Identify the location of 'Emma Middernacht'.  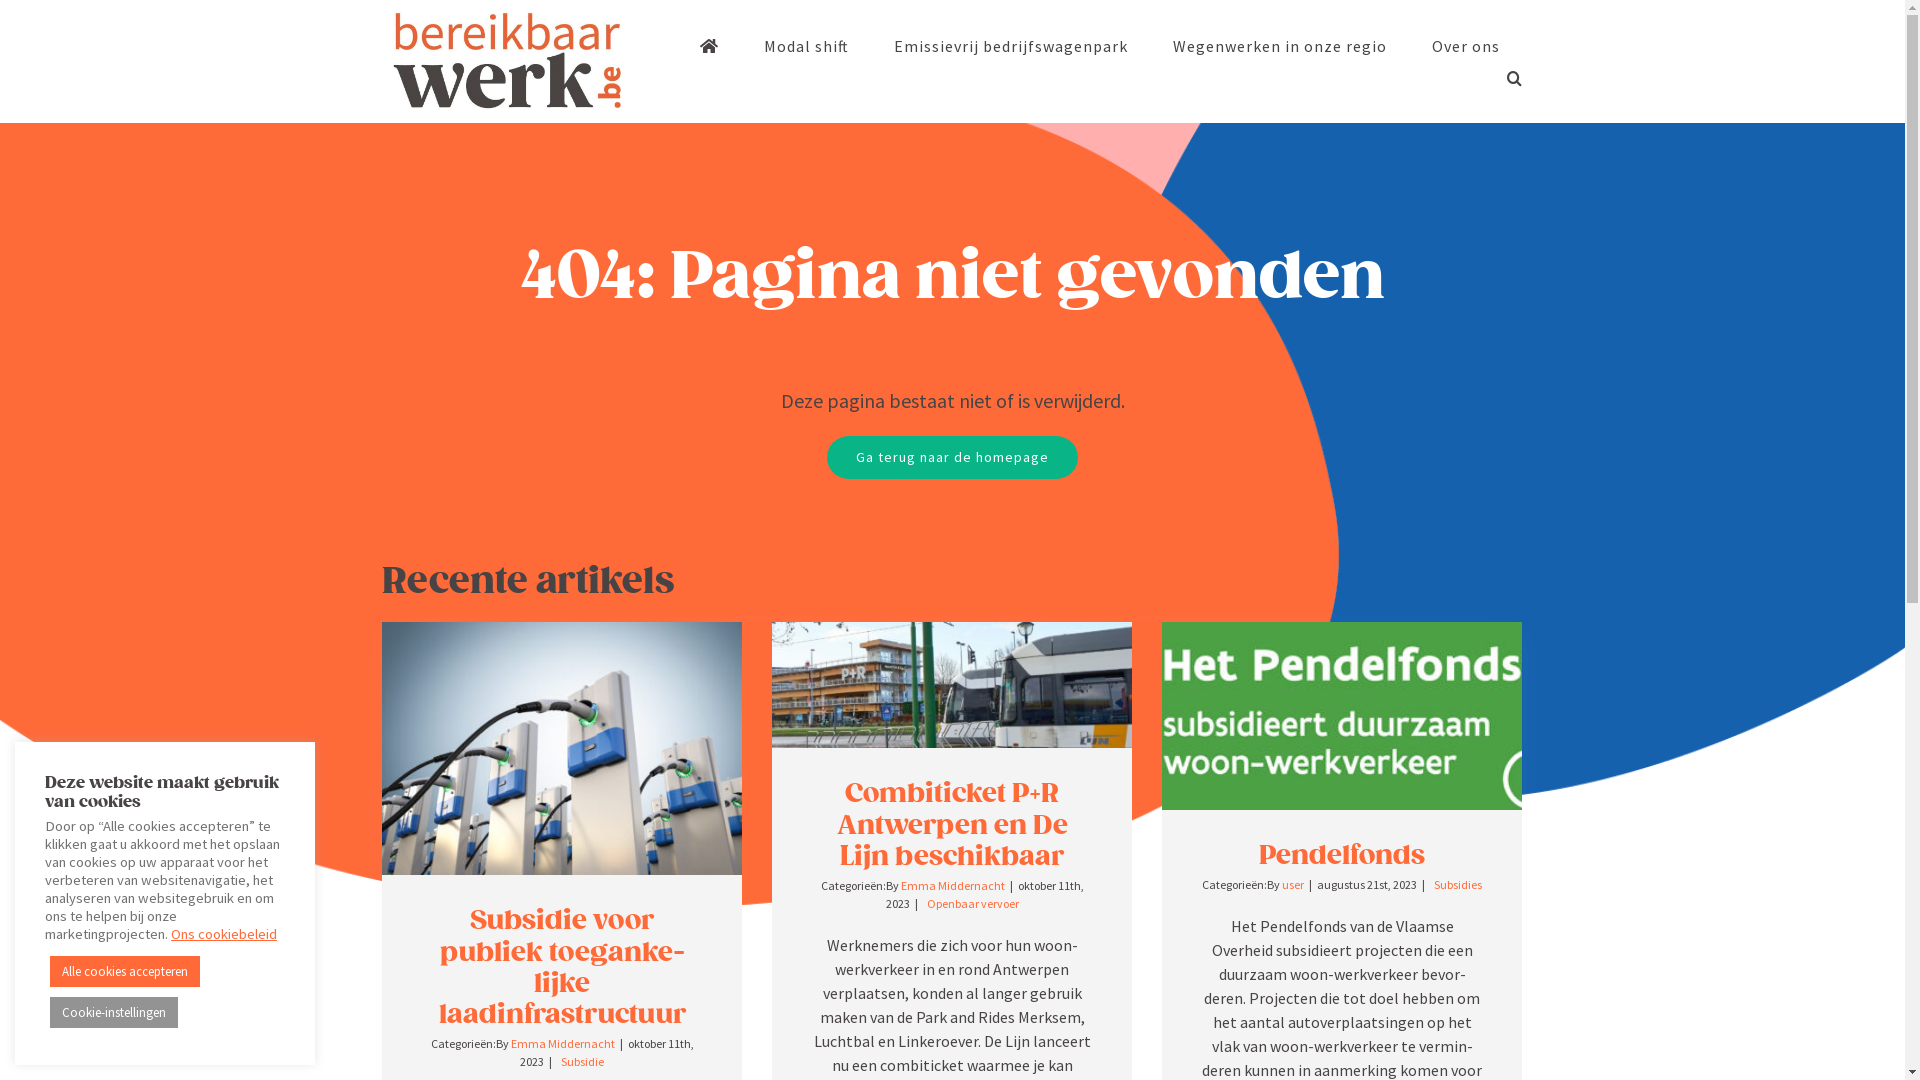
(561, 1042).